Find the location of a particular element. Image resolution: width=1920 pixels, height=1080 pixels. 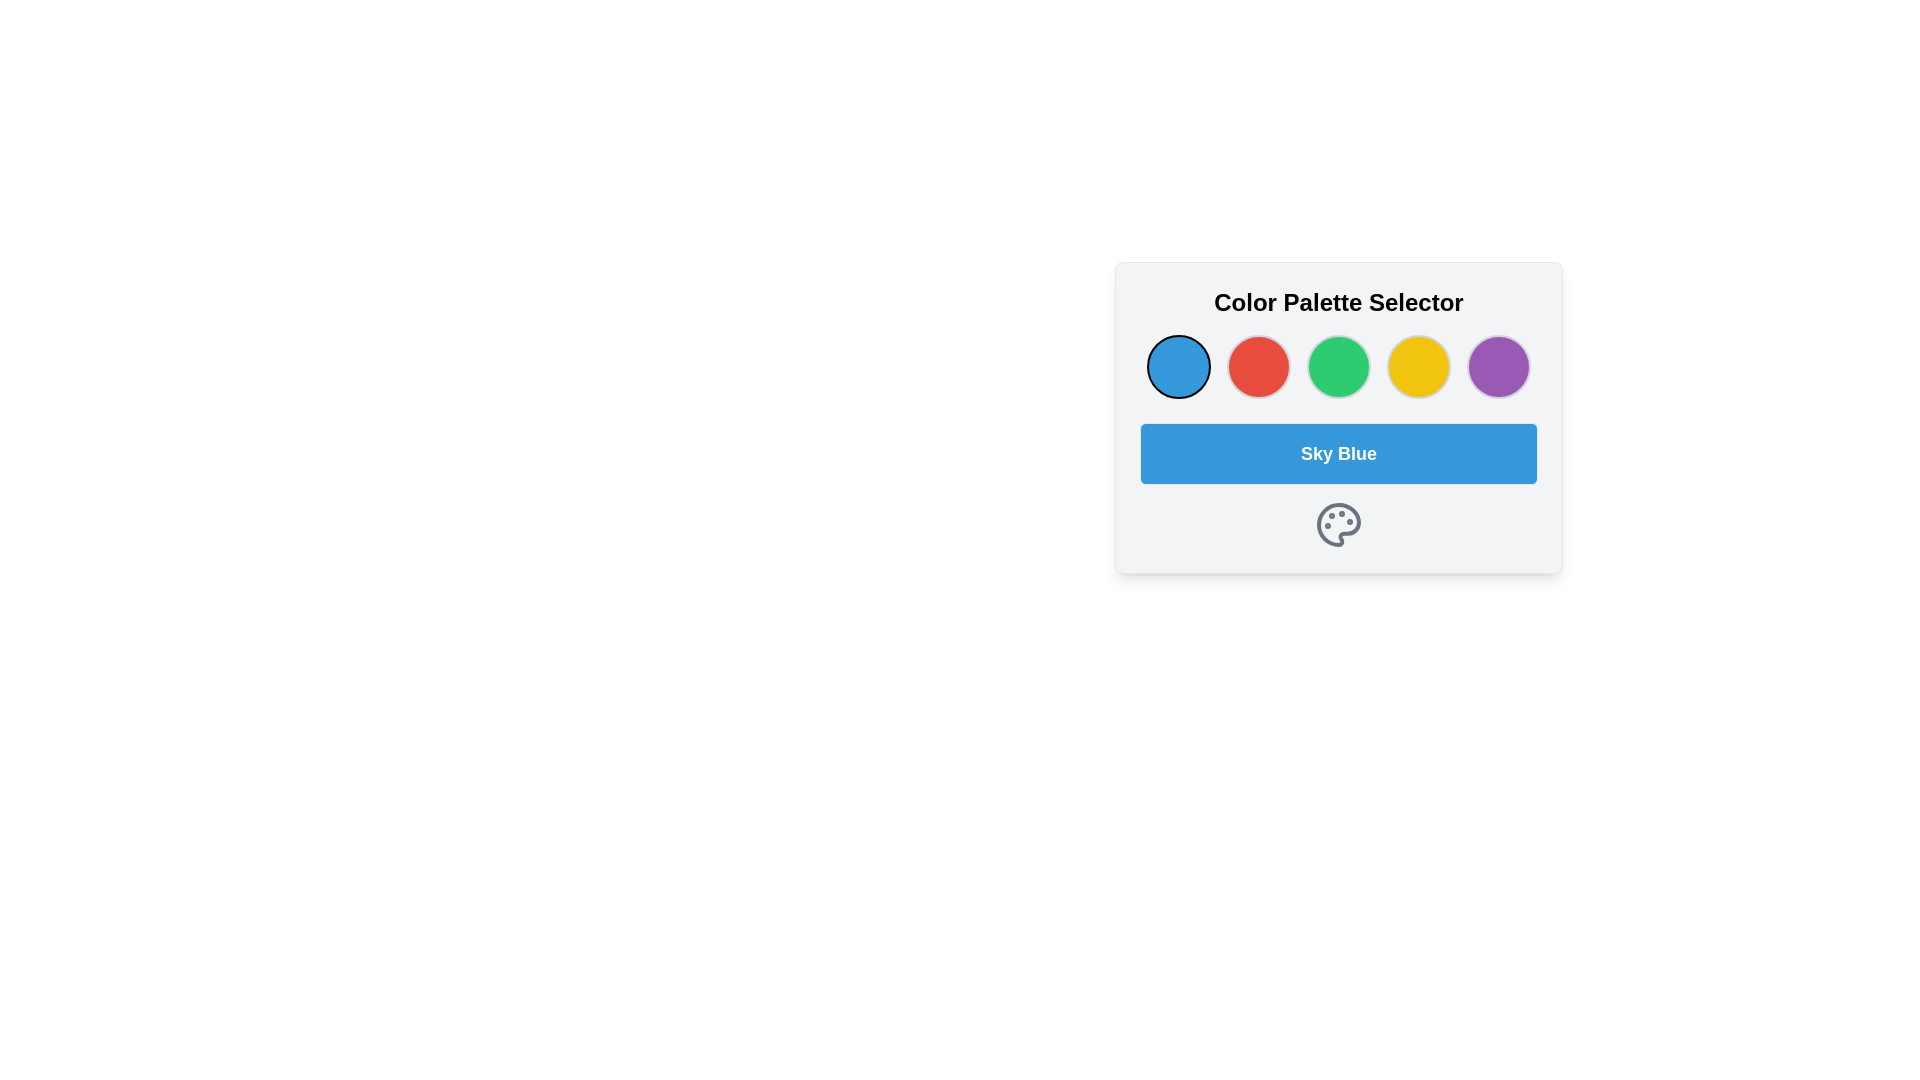

the 'Sky Blue' text label button, which is a rectangular button with rounded corners, featuring a solid blue background and white bold text, located centrally at the bottom of the 'Color Palette Selector' panel is located at coordinates (1339, 454).